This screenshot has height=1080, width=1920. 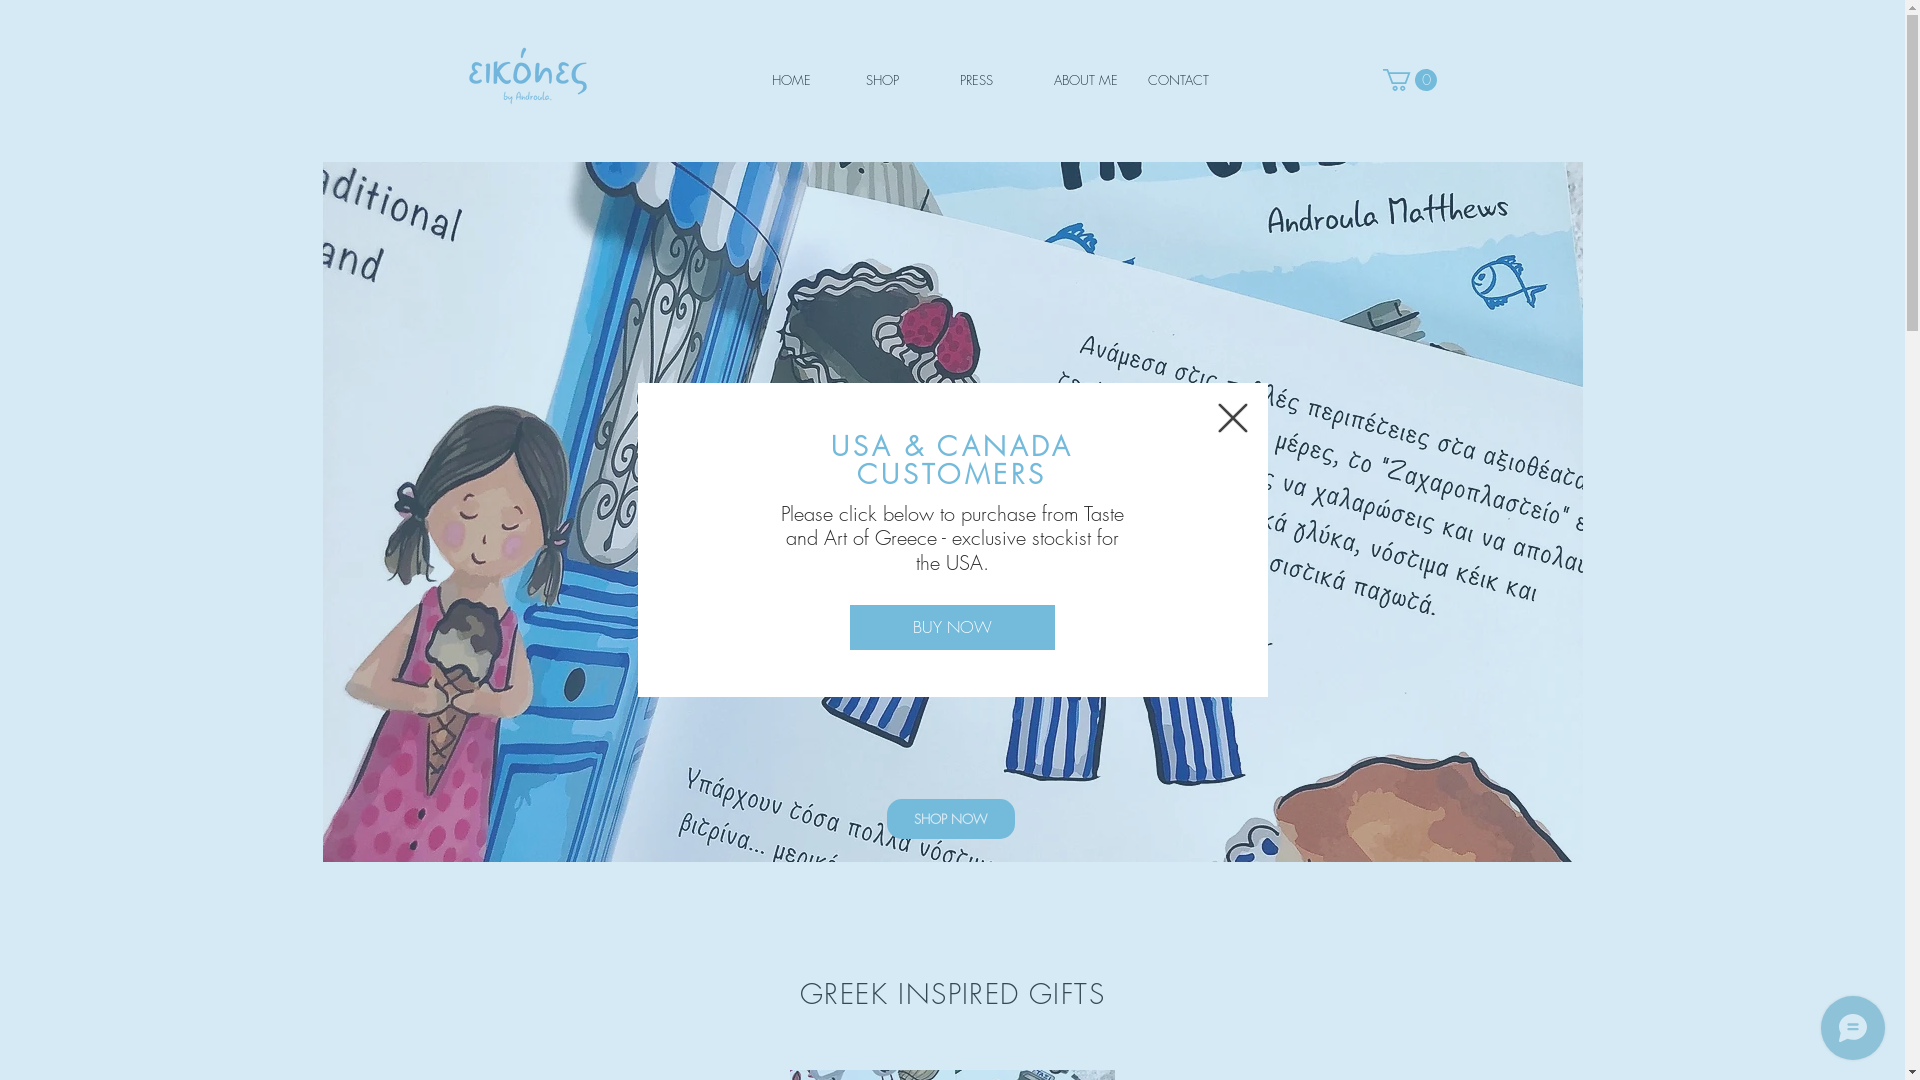 What do you see at coordinates (1132, 79) in the screenshot?
I see `'CONTACT'` at bounding box center [1132, 79].